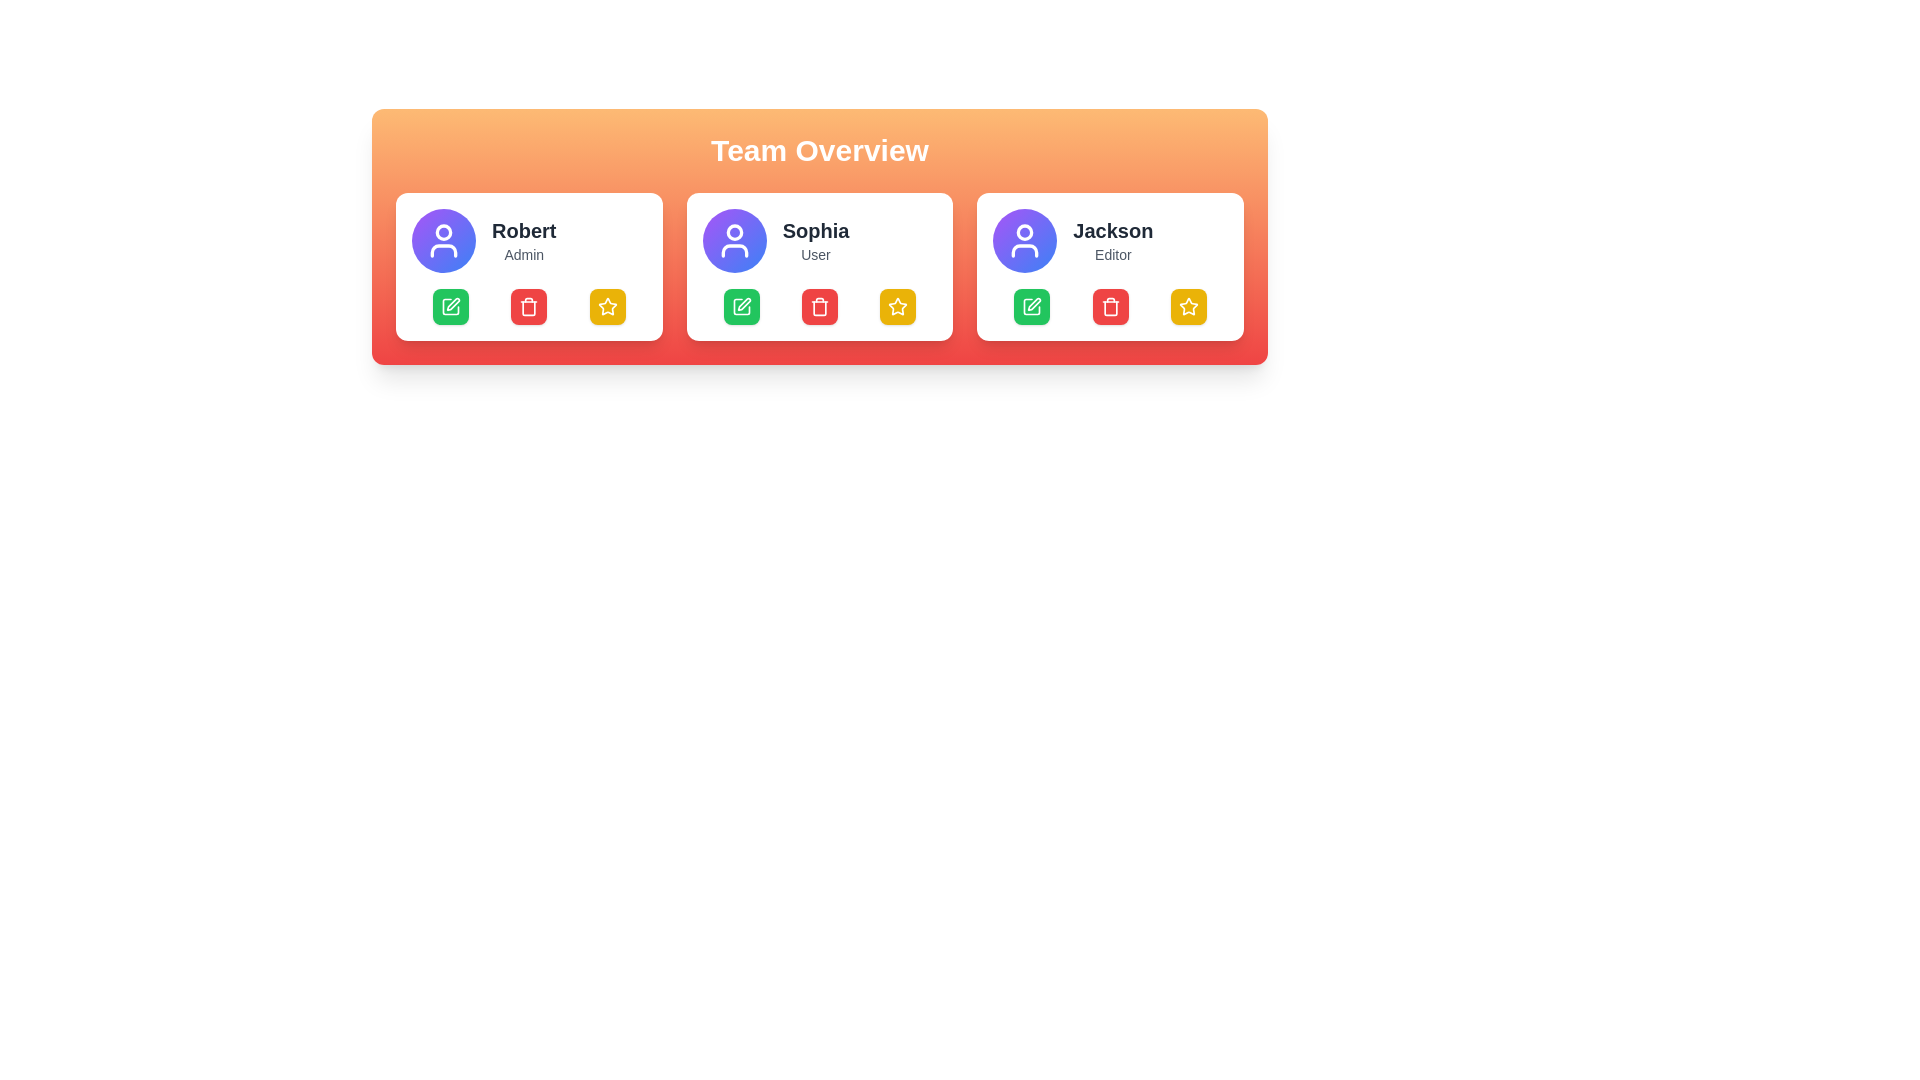 This screenshot has height=1080, width=1920. What do you see at coordinates (450, 307) in the screenshot?
I see `the edit button located in the user profile card labeled 'Robert Admin'` at bounding box center [450, 307].